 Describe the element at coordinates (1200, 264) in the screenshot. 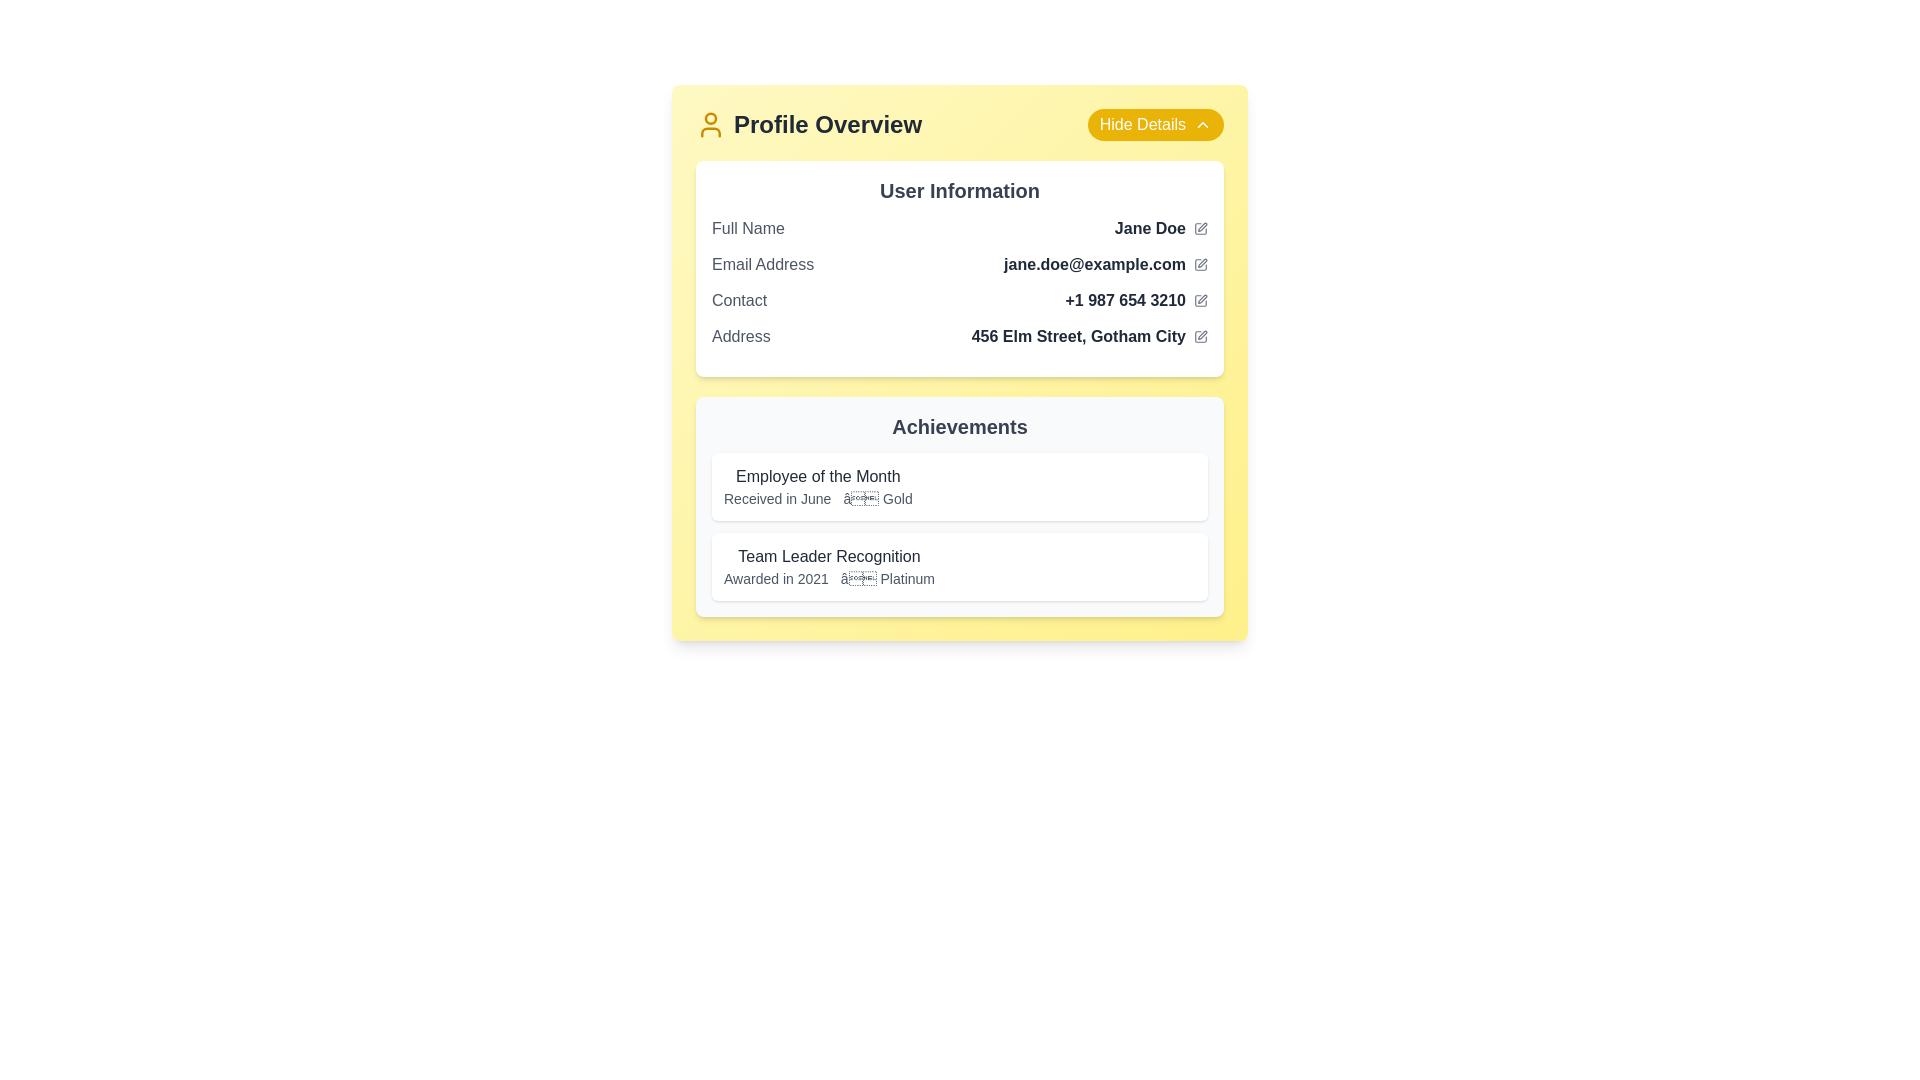

I see `the pen icon next to the email address 'jane.doe@example.com' in the 'User Information' section` at that location.